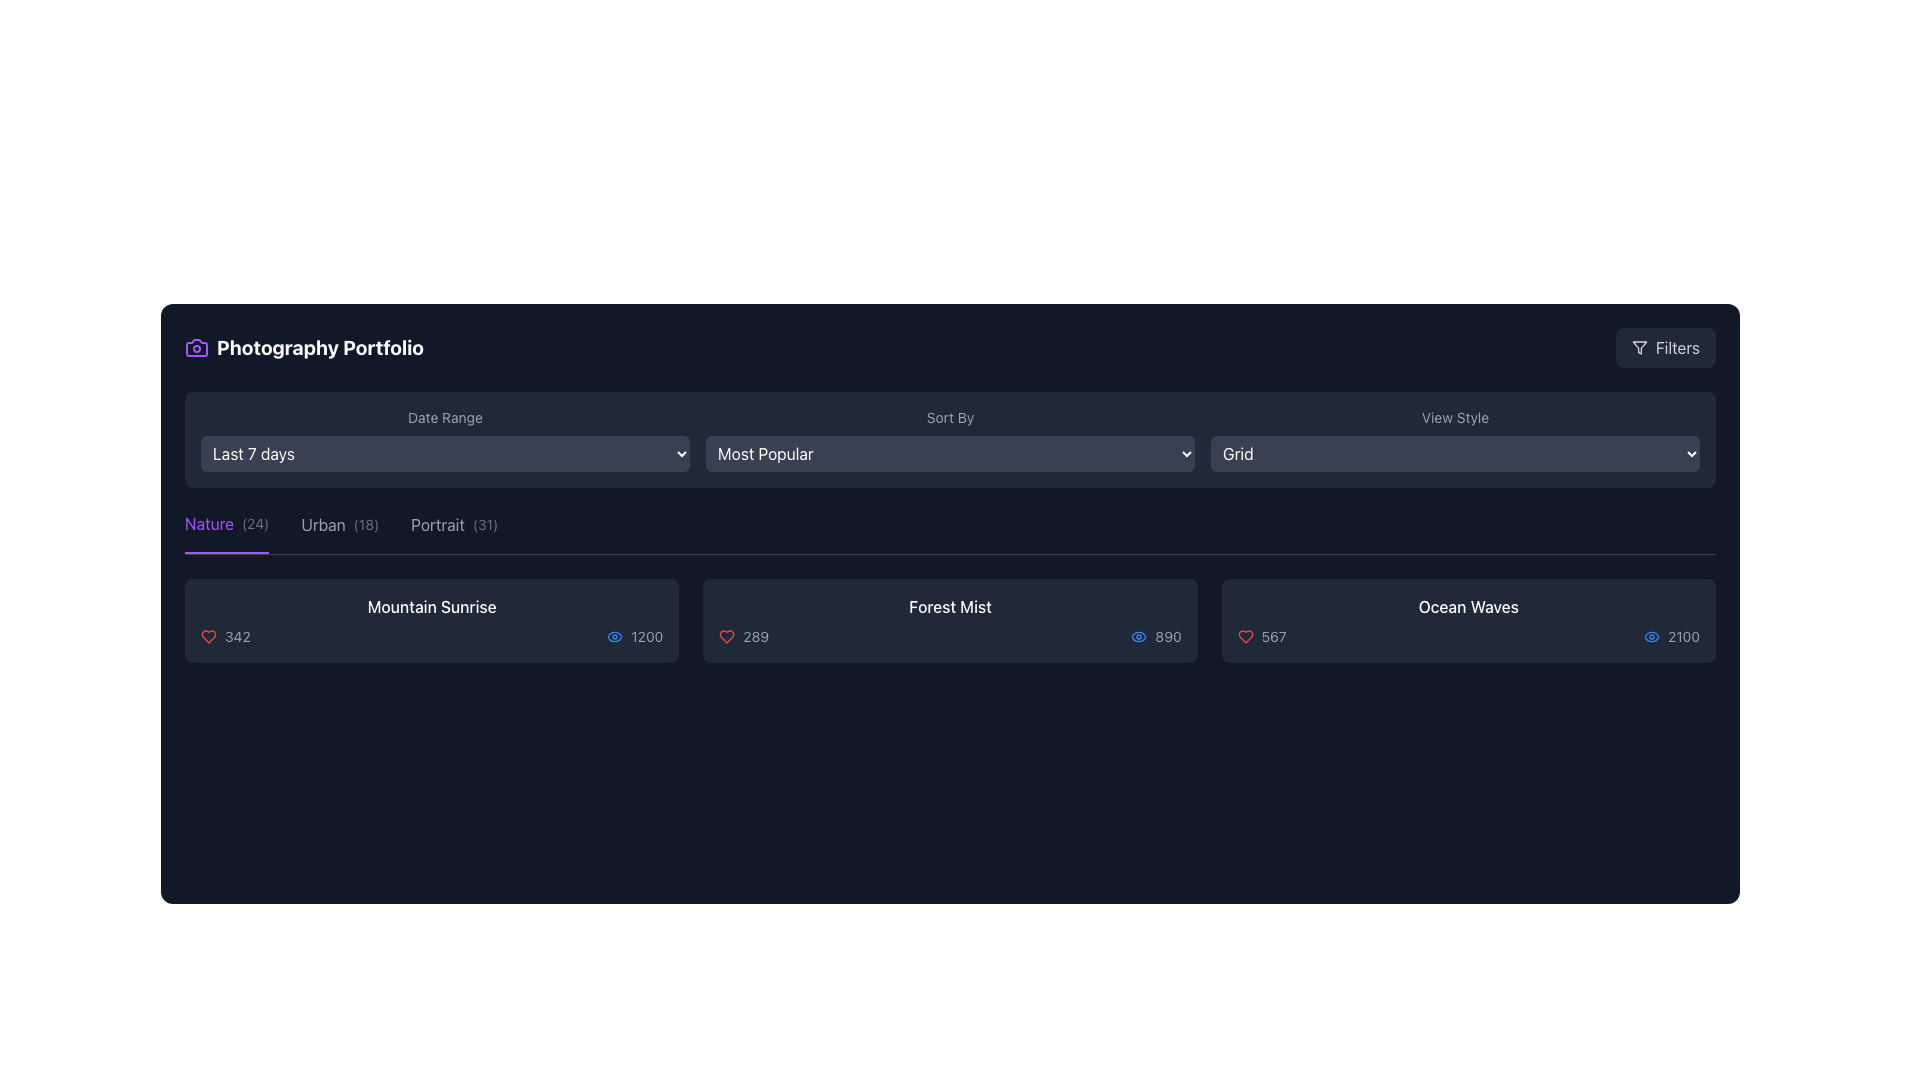  What do you see at coordinates (743, 636) in the screenshot?
I see `numerical counter text '289' displayed next to the red heart icon, located in the left part of the middle row under the title 'Forest Mist'` at bounding box center [743, 636].